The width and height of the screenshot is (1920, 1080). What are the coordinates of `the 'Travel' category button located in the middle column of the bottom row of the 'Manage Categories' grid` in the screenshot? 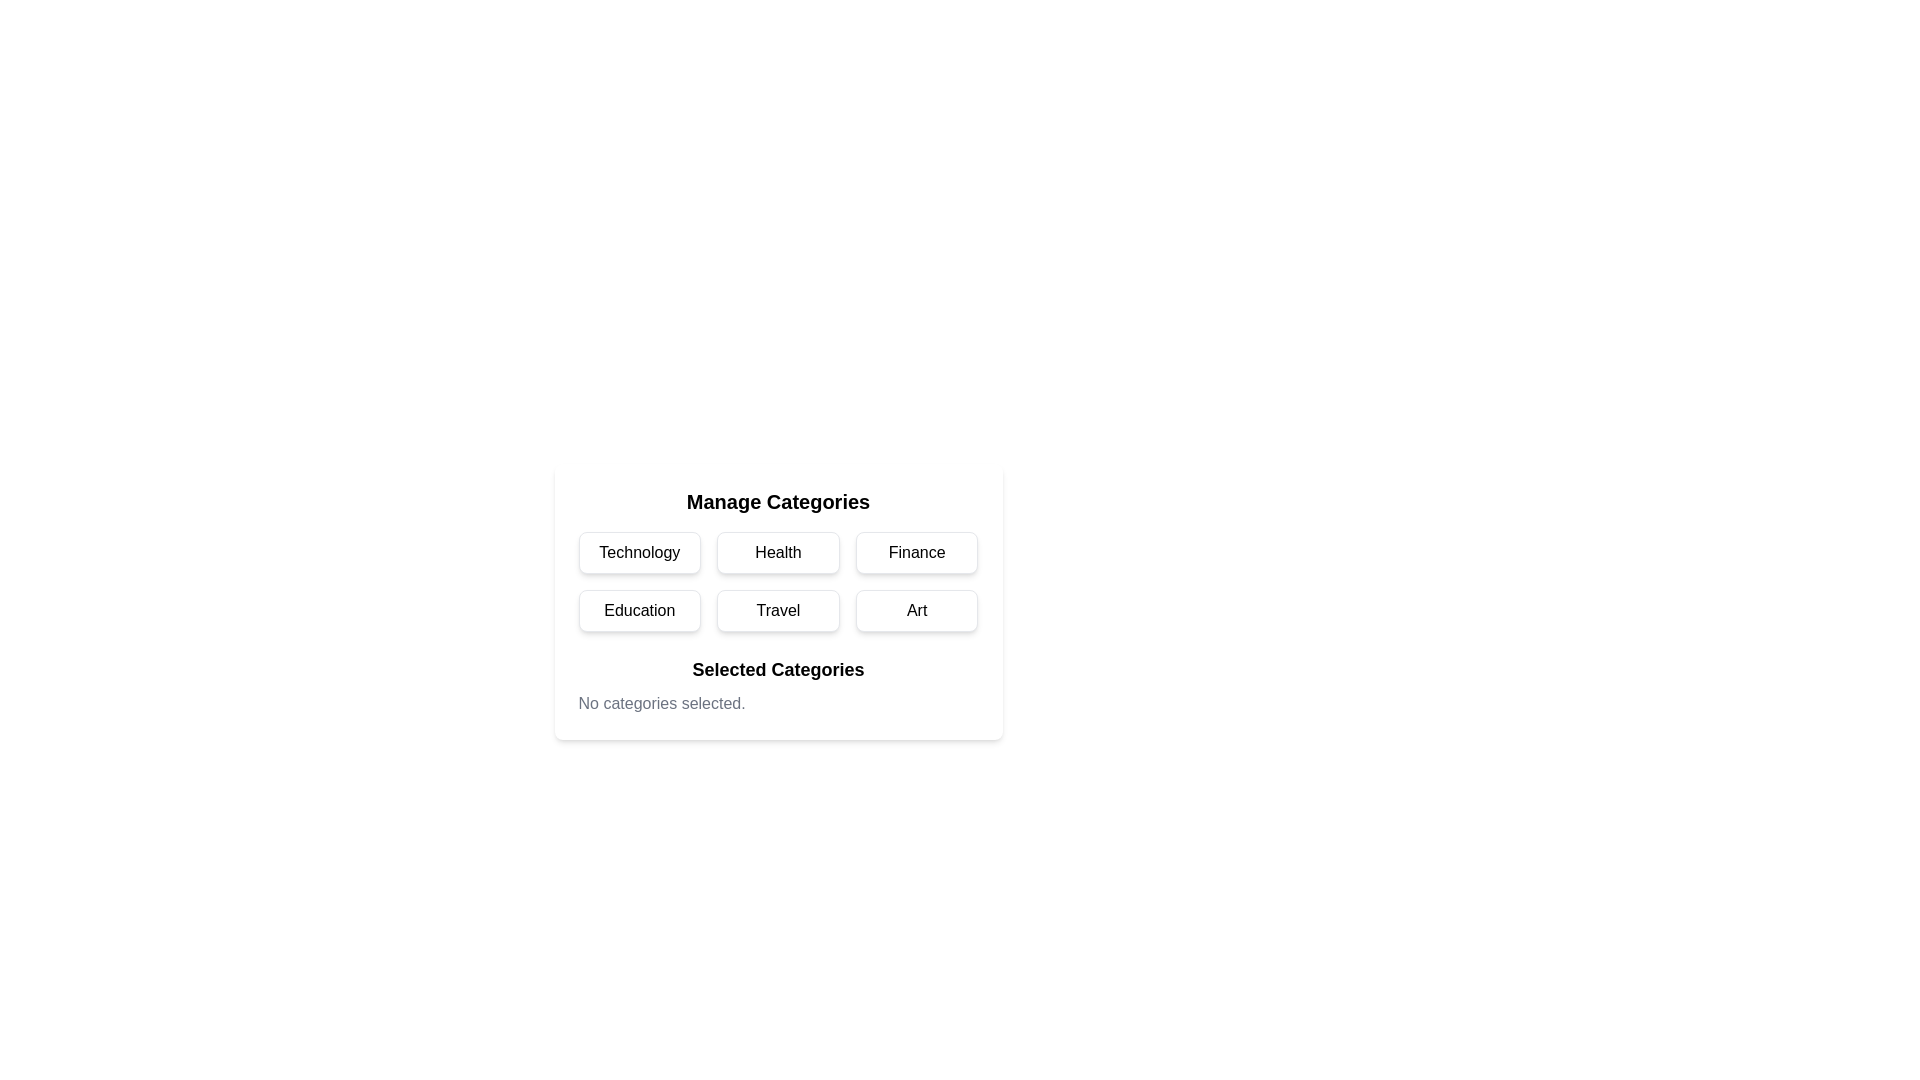 It's located at (777, 609).